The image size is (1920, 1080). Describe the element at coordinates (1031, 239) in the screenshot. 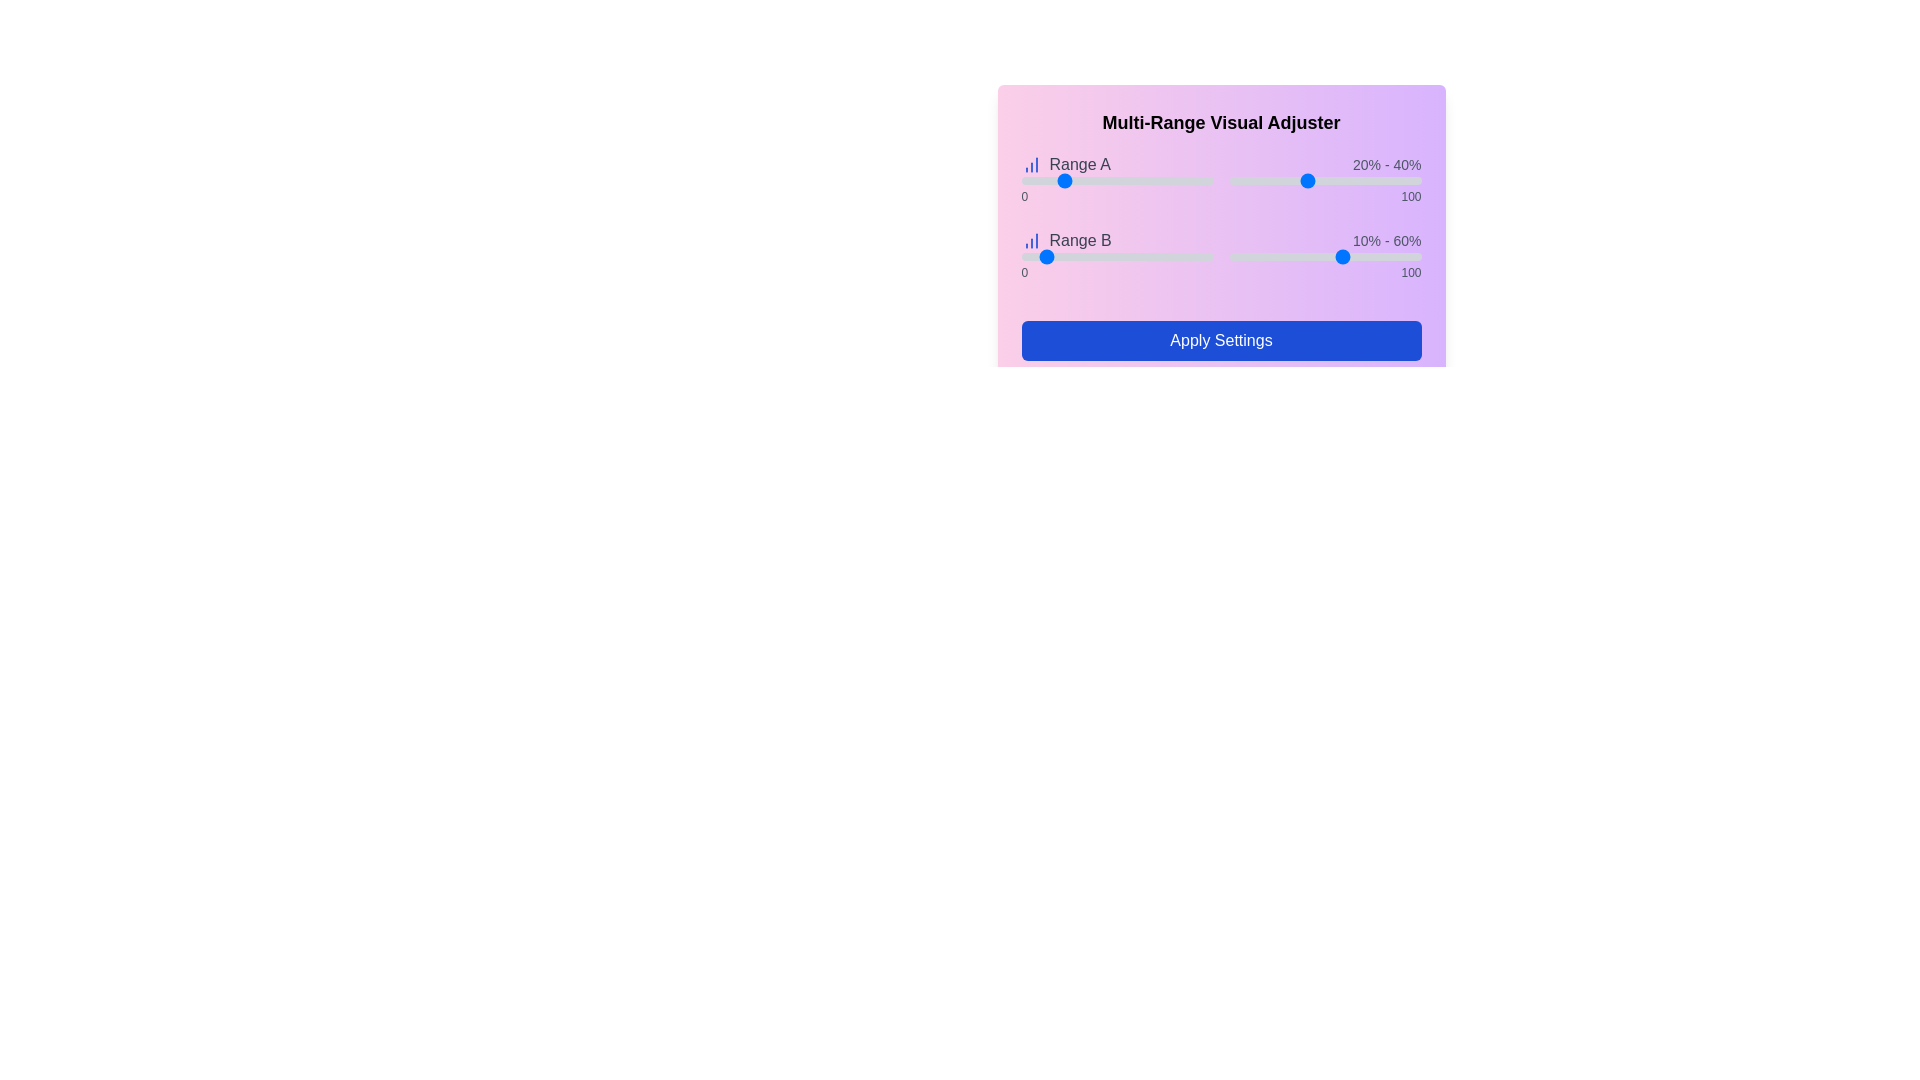

I see `the icon representing metrics related to 'Range B', located to the left of the text 'Range B' in the middle section of the interface` at that location.